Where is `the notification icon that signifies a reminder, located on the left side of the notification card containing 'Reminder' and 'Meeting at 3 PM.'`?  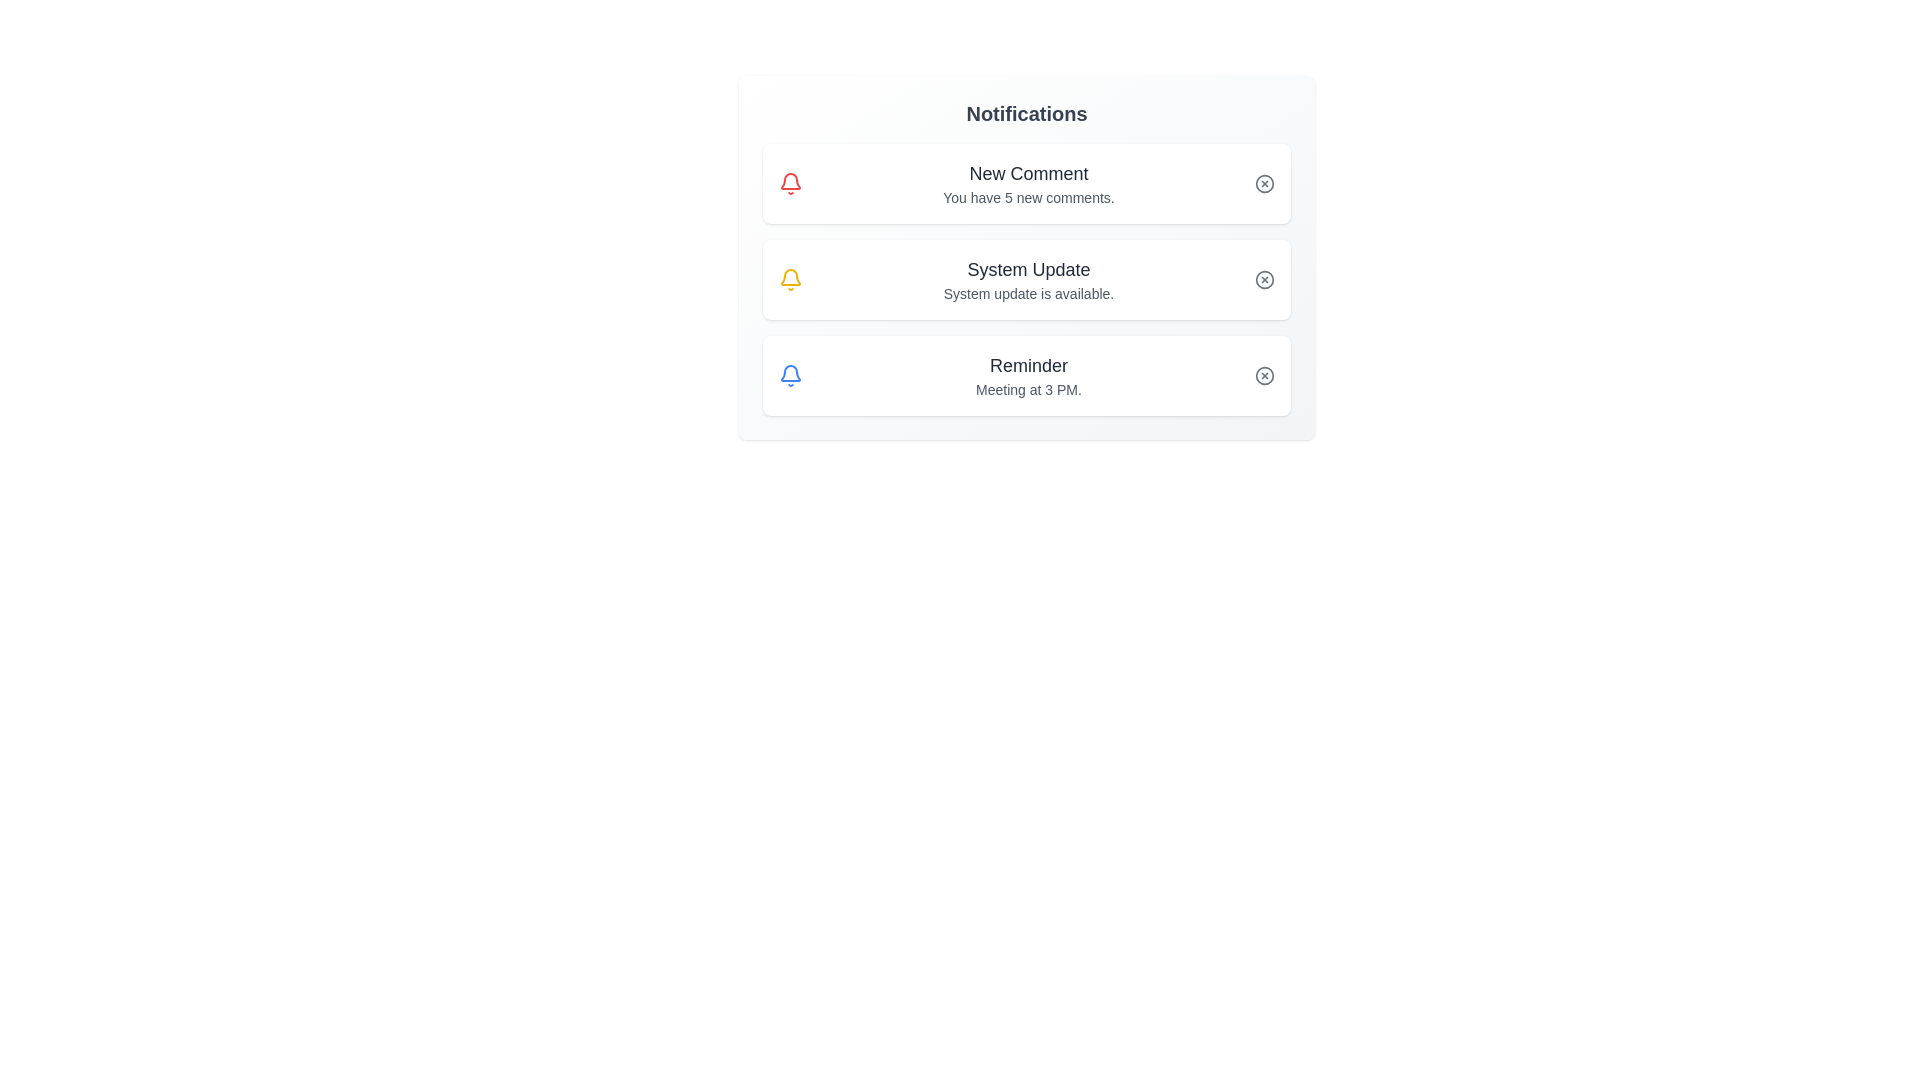
the notification icon that signifies a reminder, located on the left side of the notification card containing 'Reminder' and 'Meeting at 3 PM.' is located at coordinates (790, 375).